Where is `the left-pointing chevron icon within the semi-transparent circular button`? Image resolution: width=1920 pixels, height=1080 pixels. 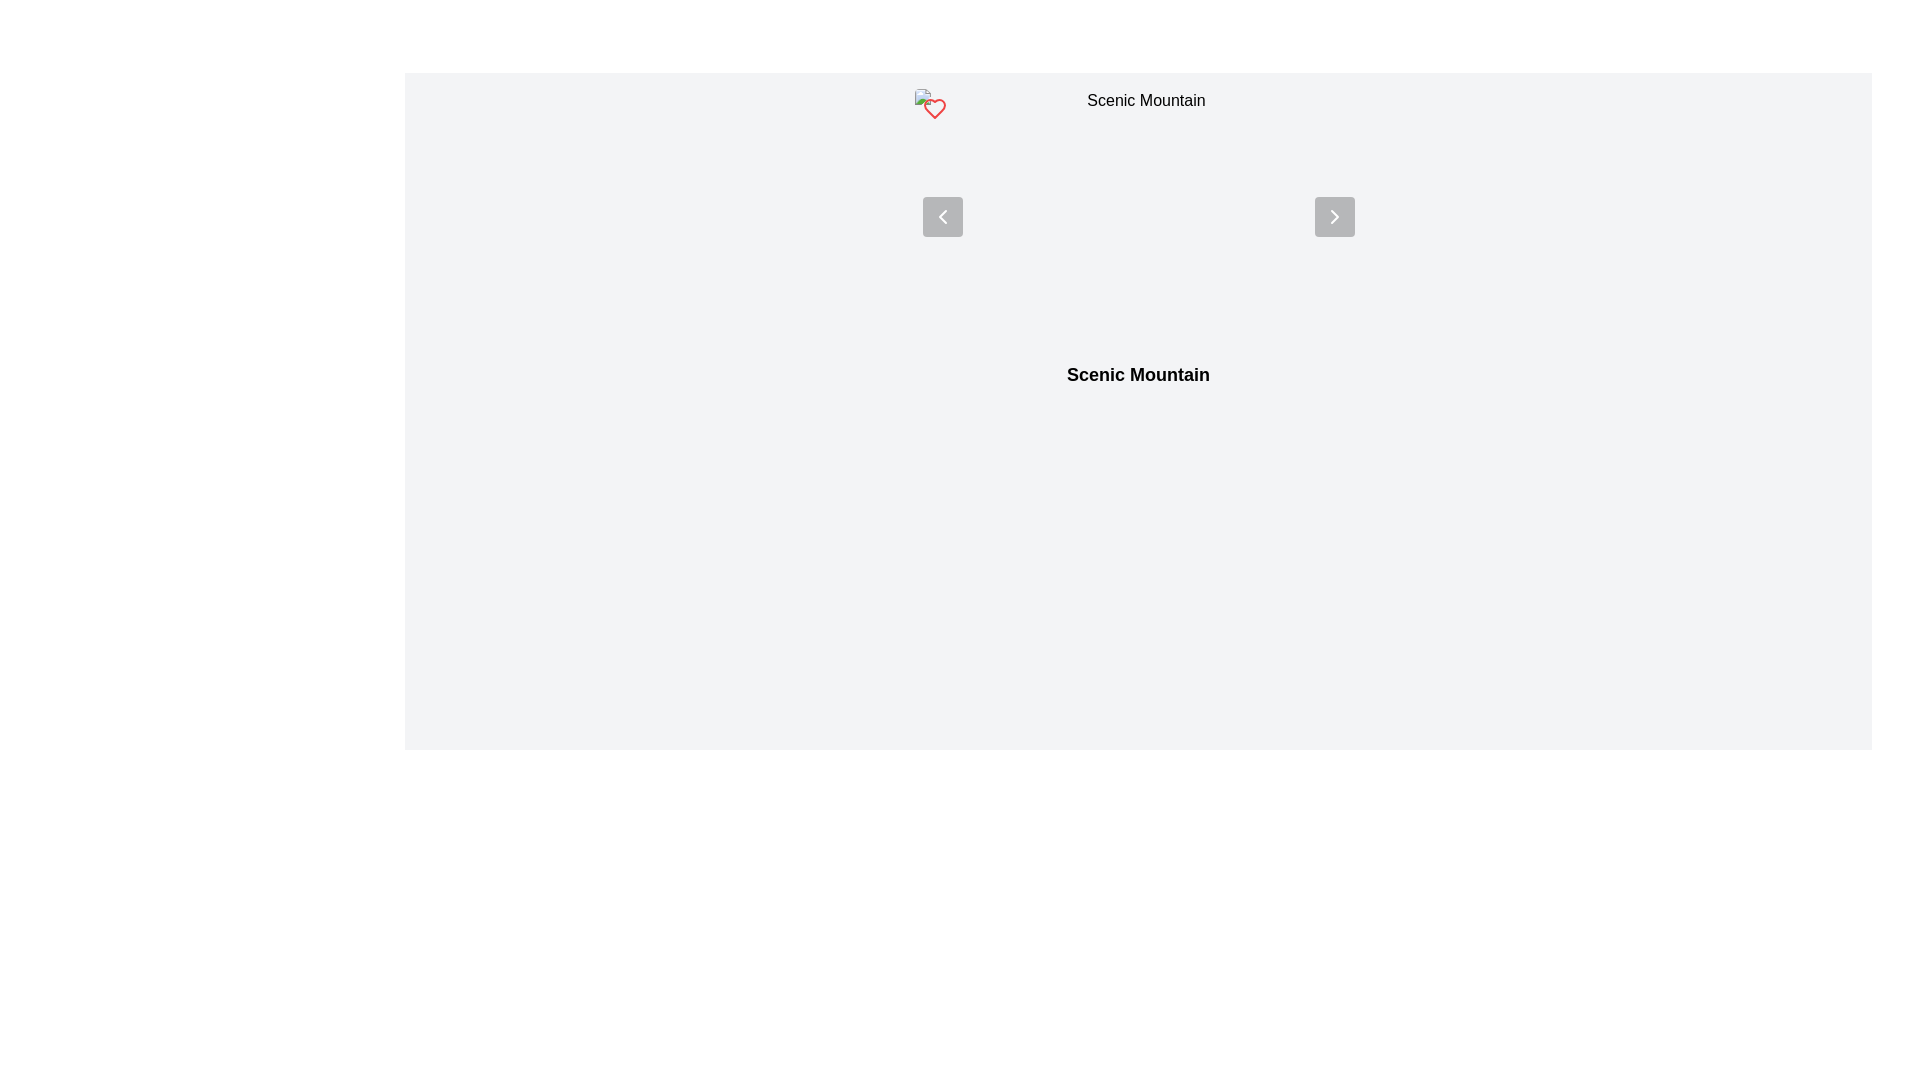
the left-pointing chevron icon within the semi-transparent circular button is located at coordinates (941, 216).